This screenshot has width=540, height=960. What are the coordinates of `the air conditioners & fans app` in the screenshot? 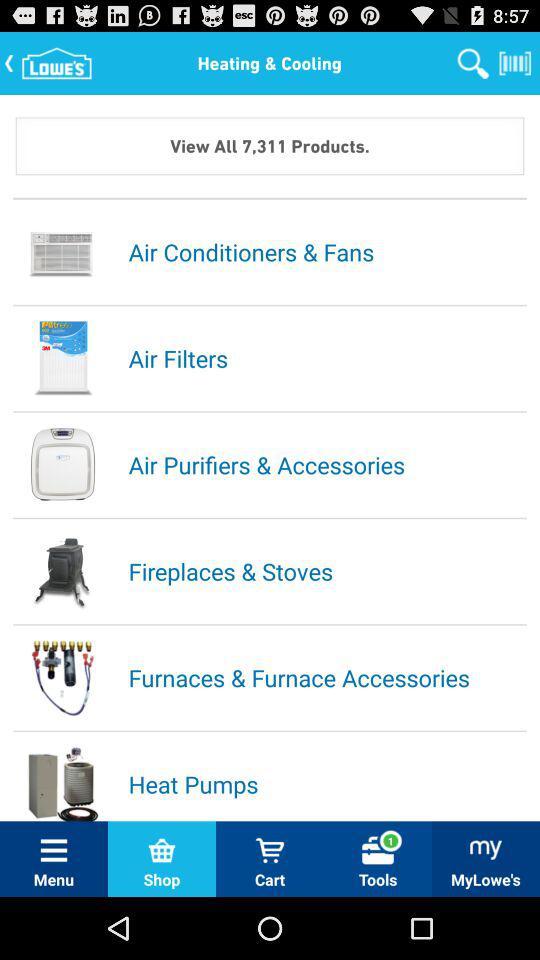 It's located at (326, 250).